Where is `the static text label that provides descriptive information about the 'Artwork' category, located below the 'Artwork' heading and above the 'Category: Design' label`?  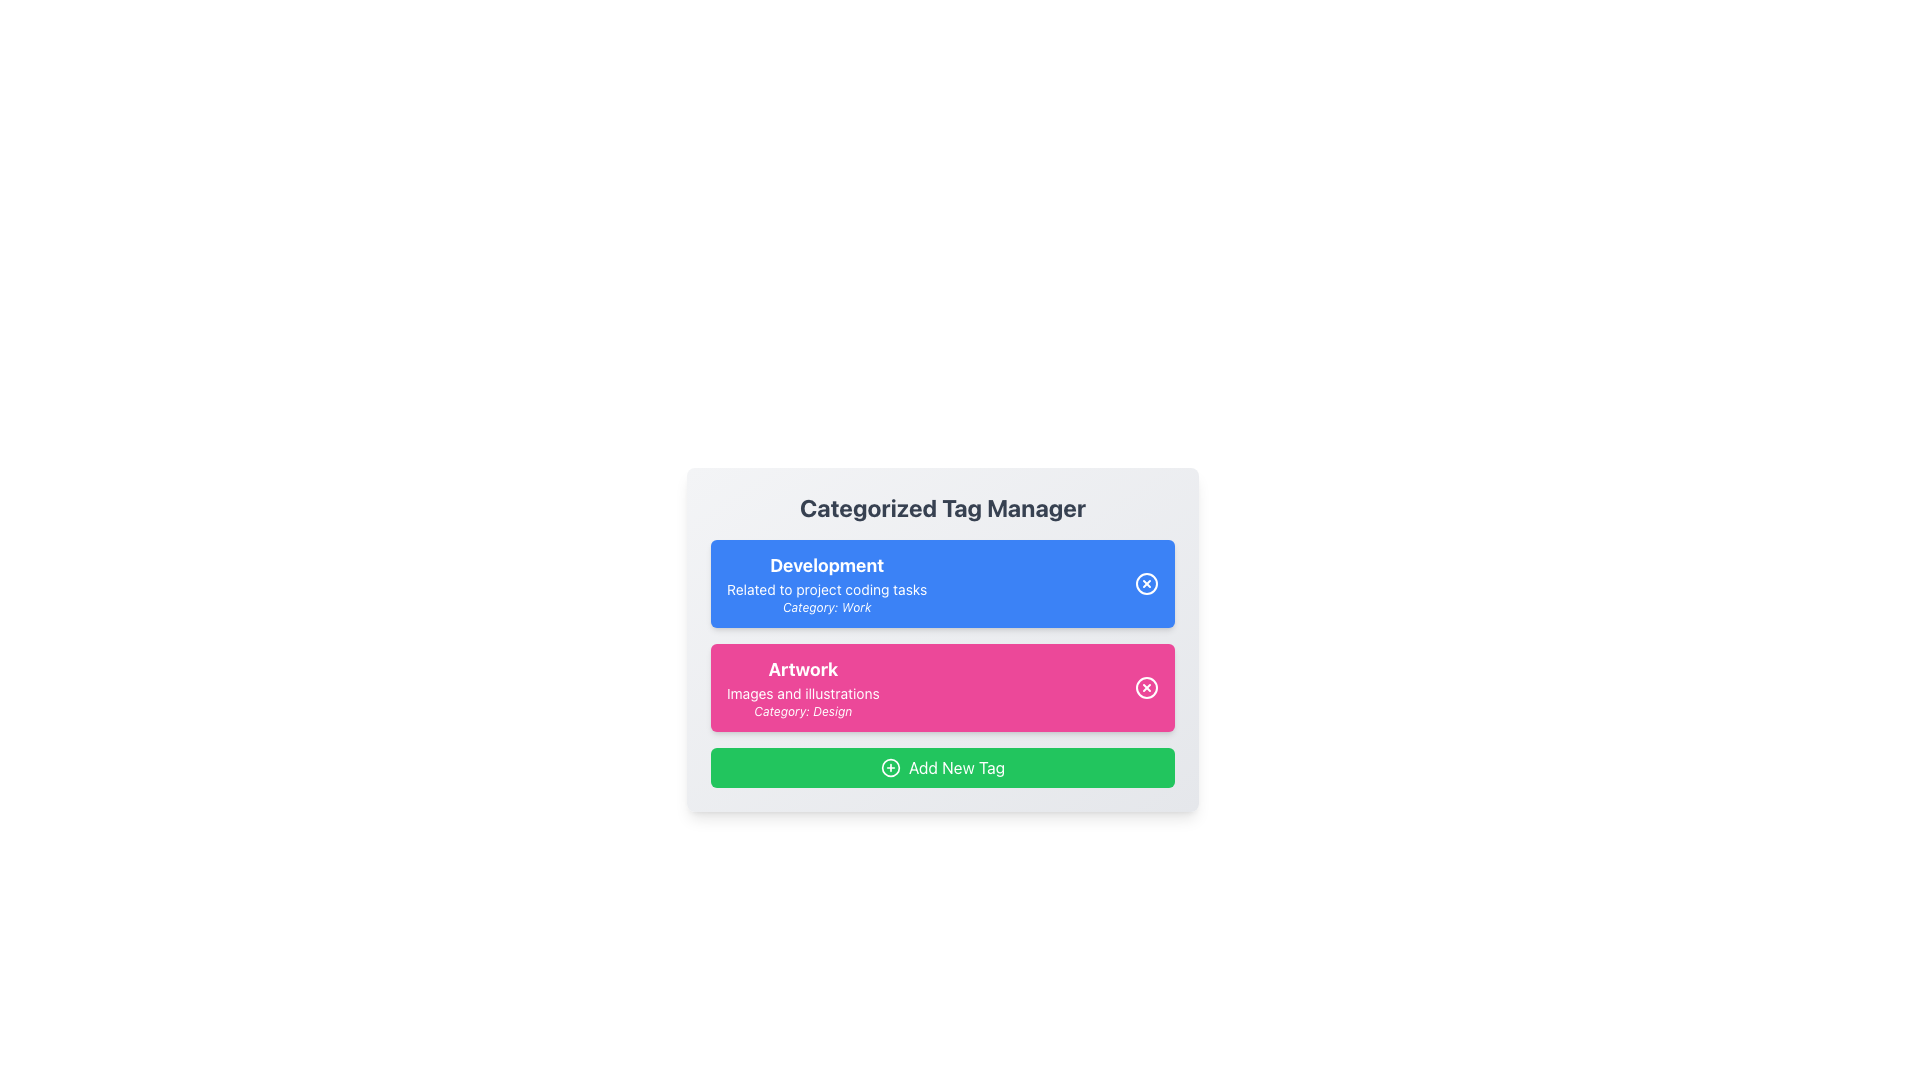 the static text label that provides descriptive information about the 'Artwork' category, located below the 'Artwork' heading and above the 'Category: Design' label is located at coordinates (803, 693).